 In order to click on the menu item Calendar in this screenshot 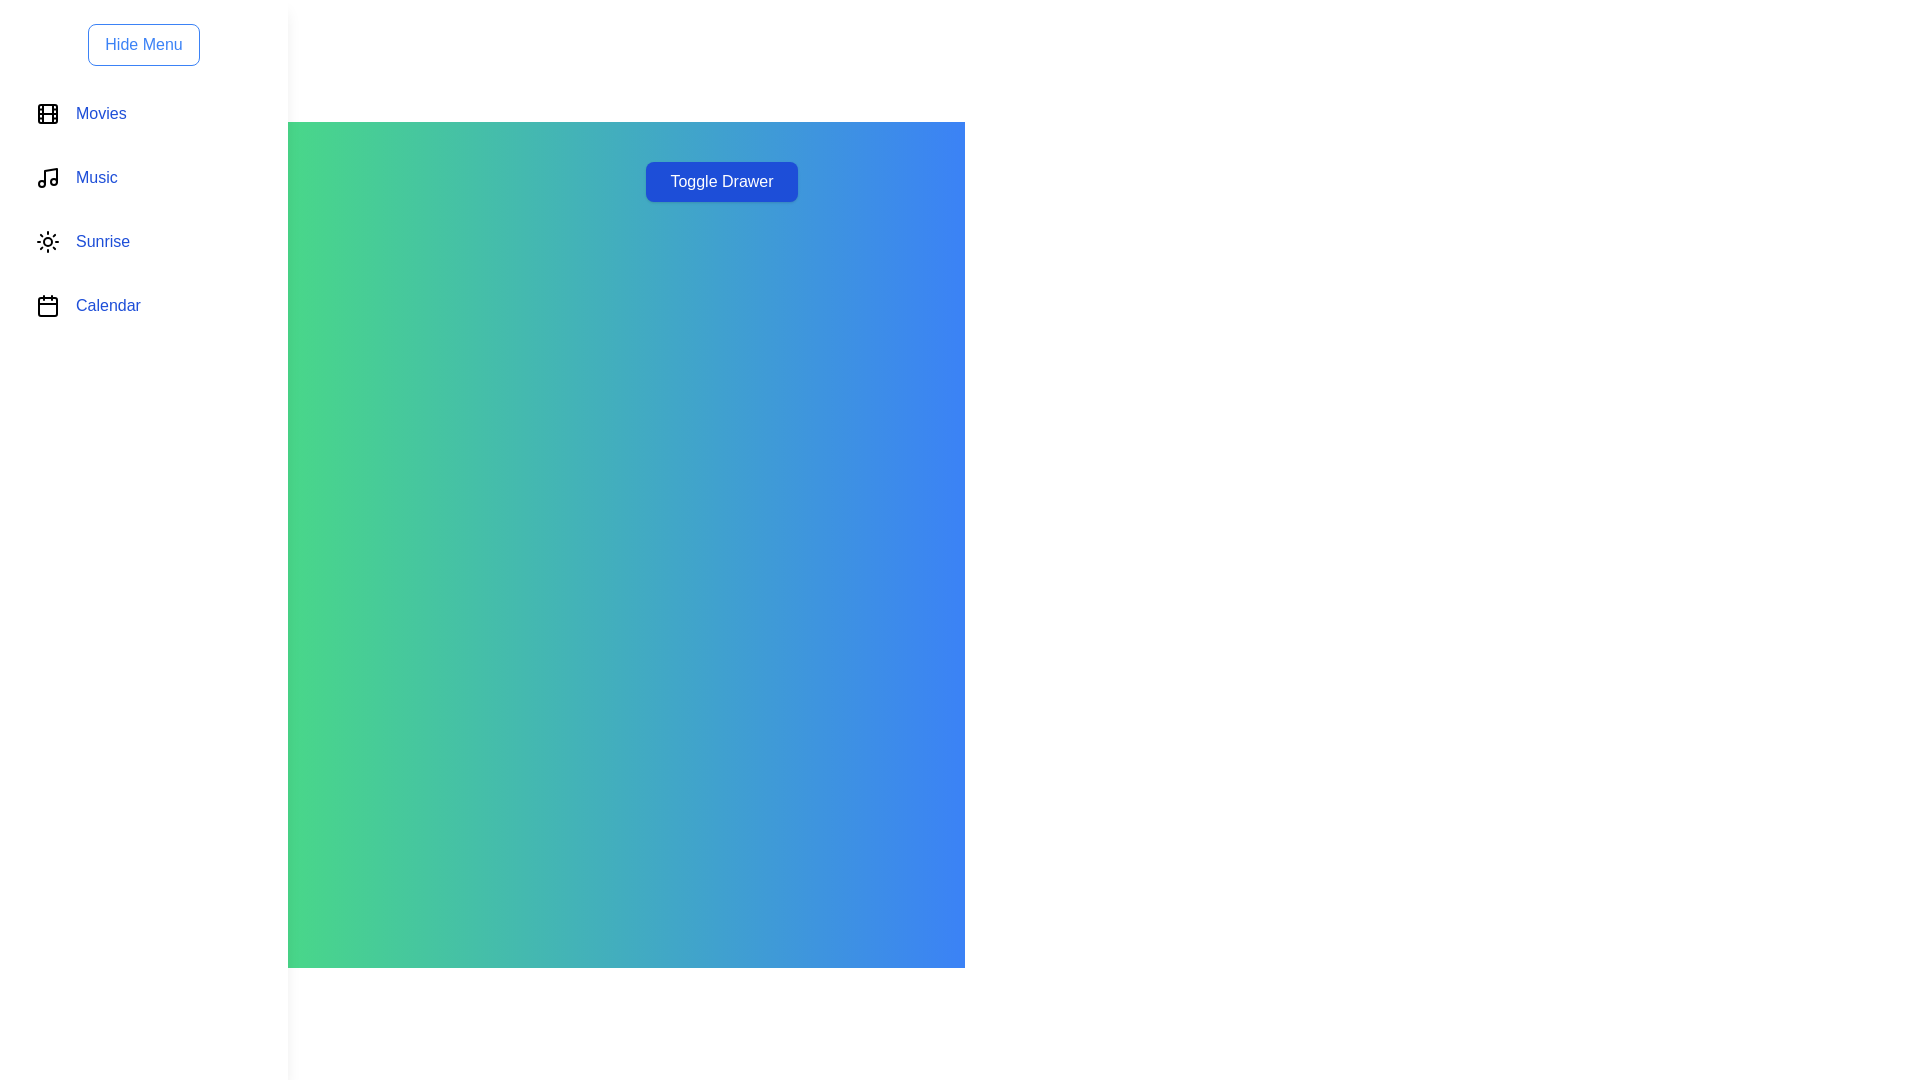, I will do `click(143, 305)`.